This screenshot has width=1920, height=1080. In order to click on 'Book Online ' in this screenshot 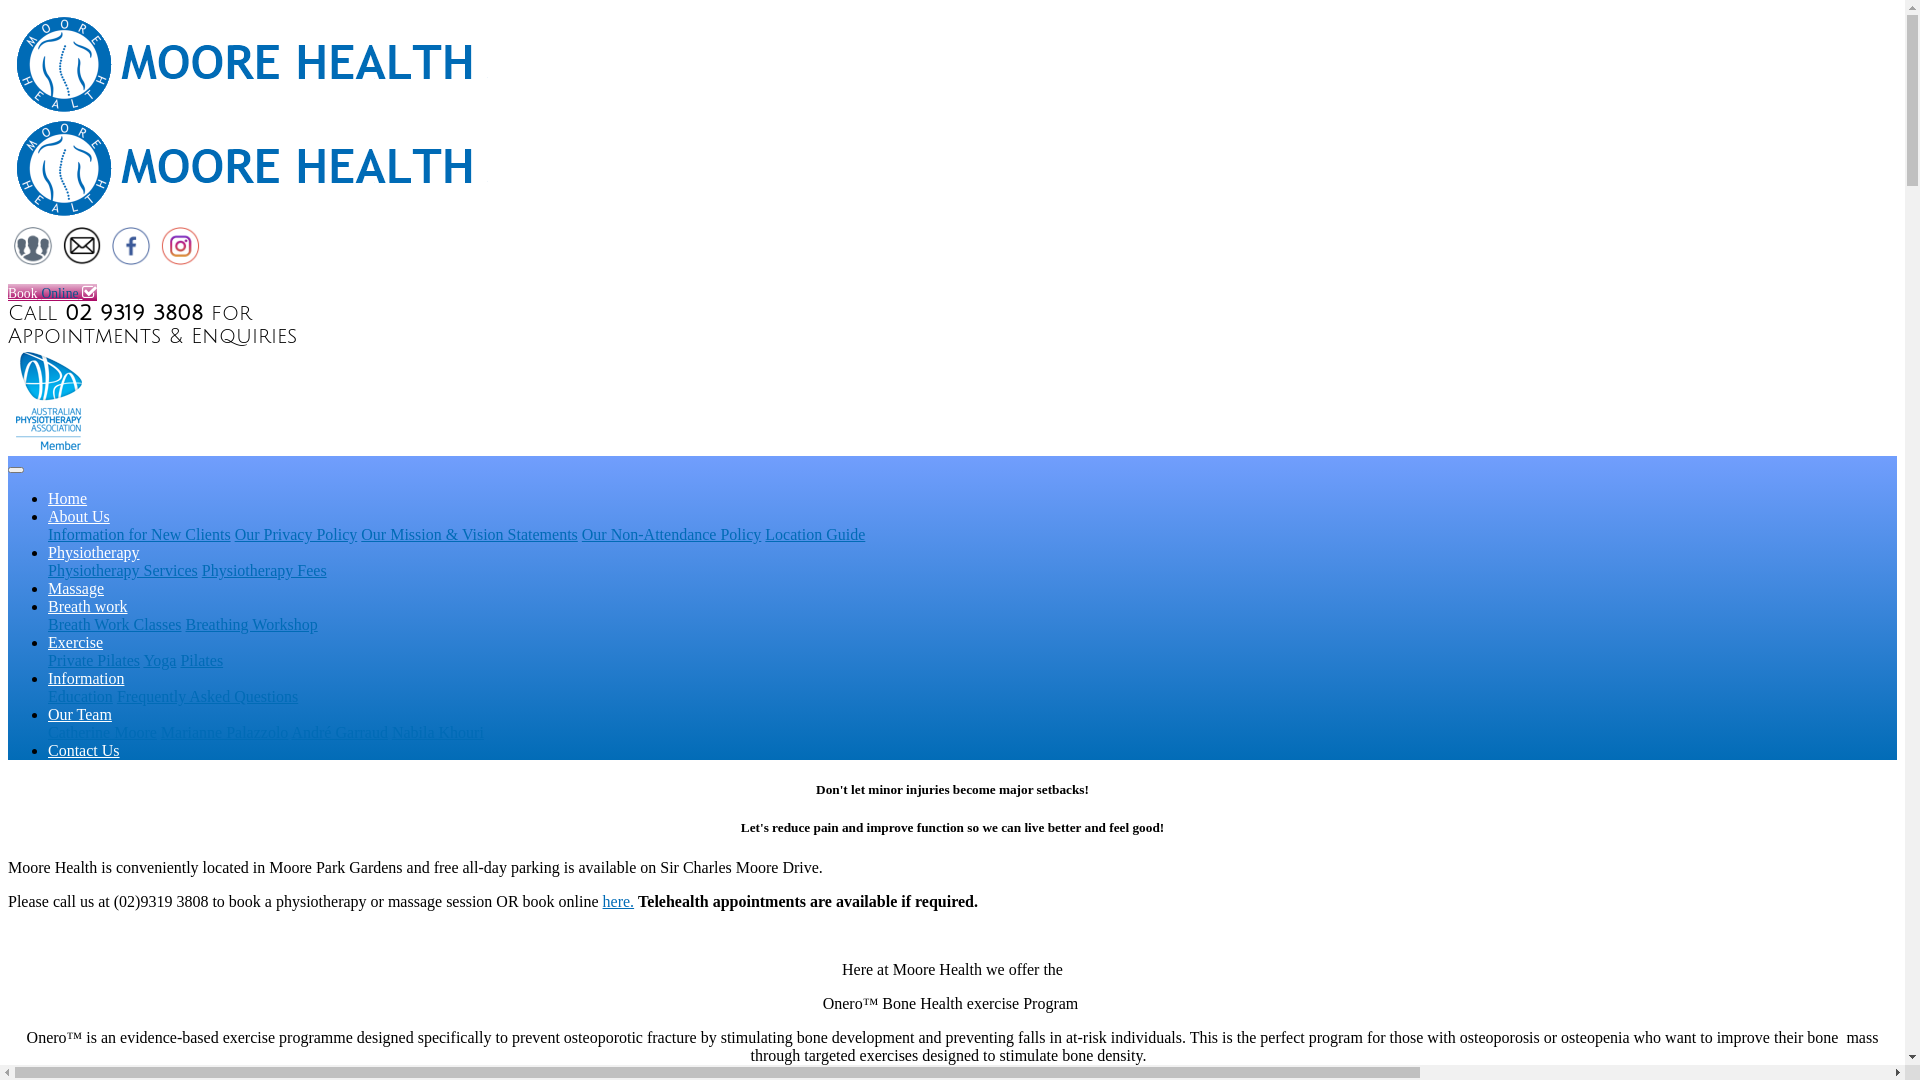, I will do `click(951, 274)`.